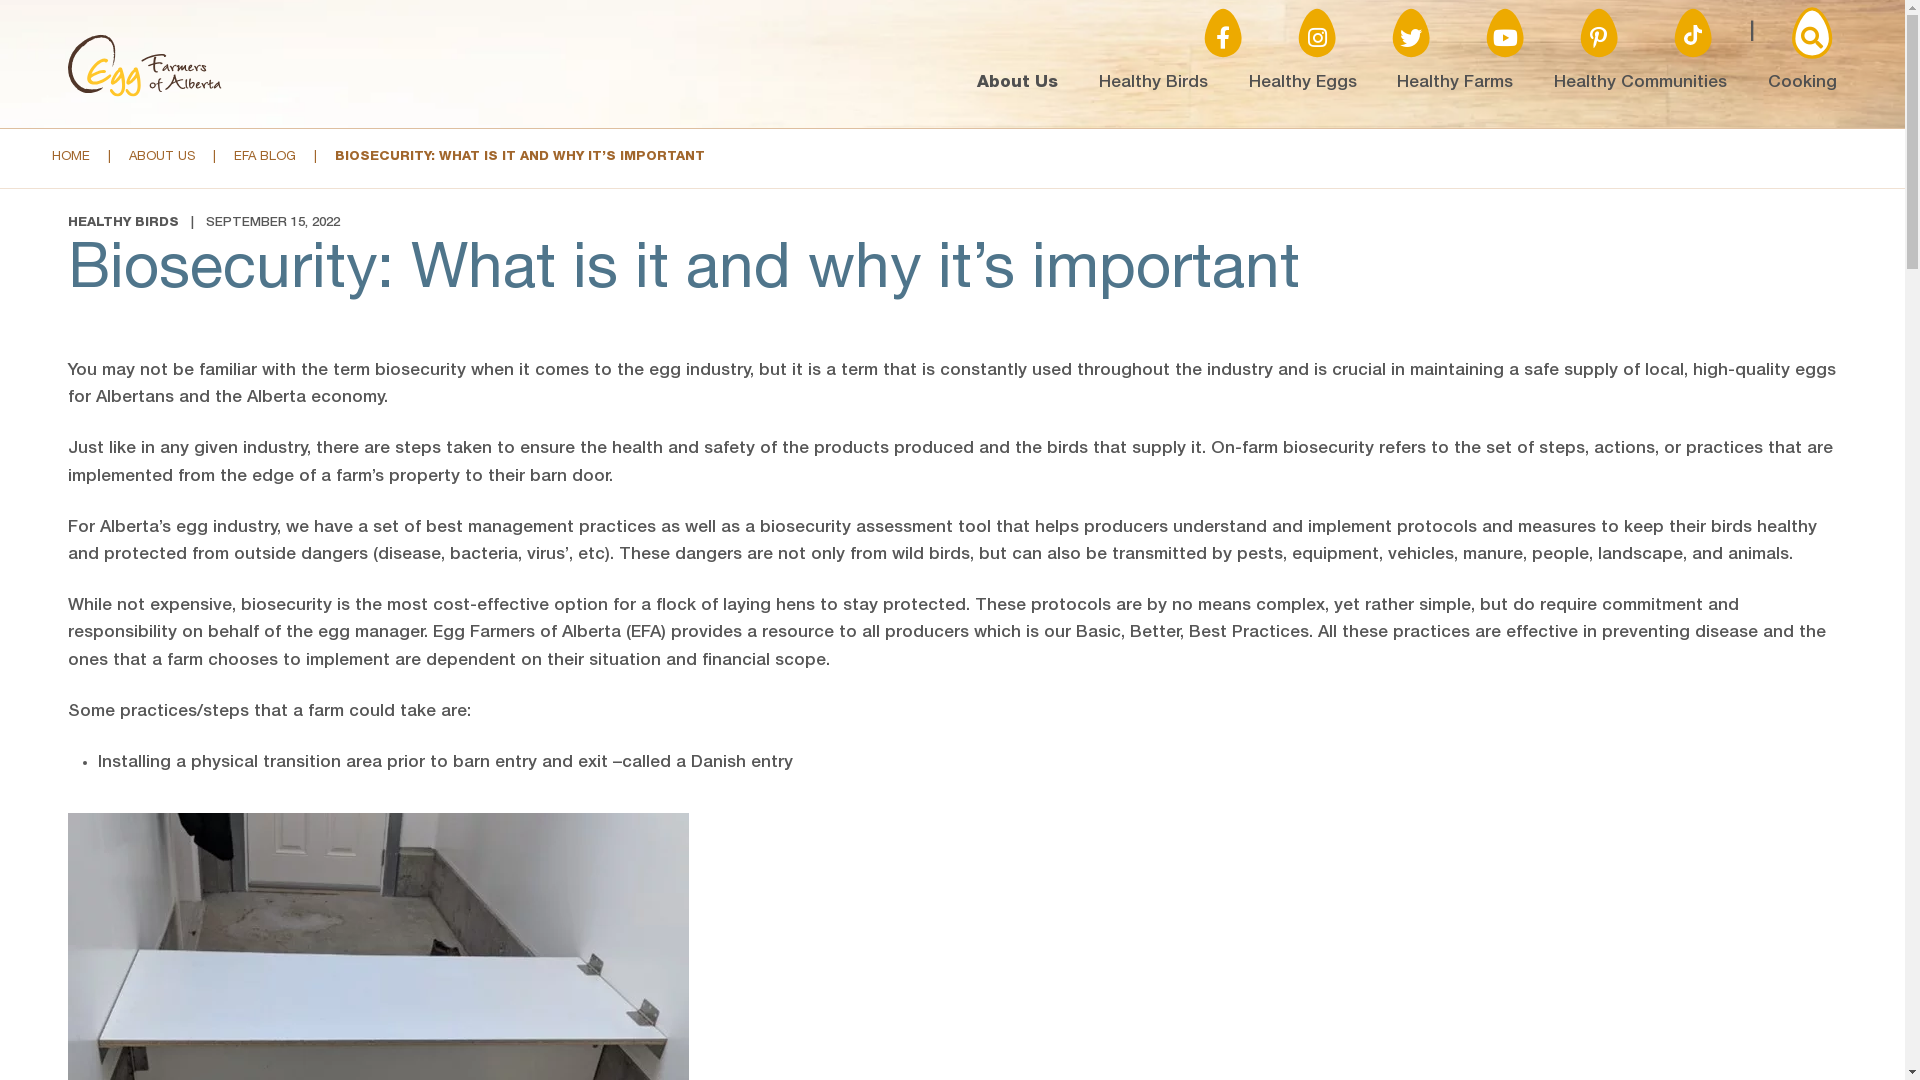  Describe the element at coordinates (52, 156) in the screenshot. I see `'HOME'` at that location.